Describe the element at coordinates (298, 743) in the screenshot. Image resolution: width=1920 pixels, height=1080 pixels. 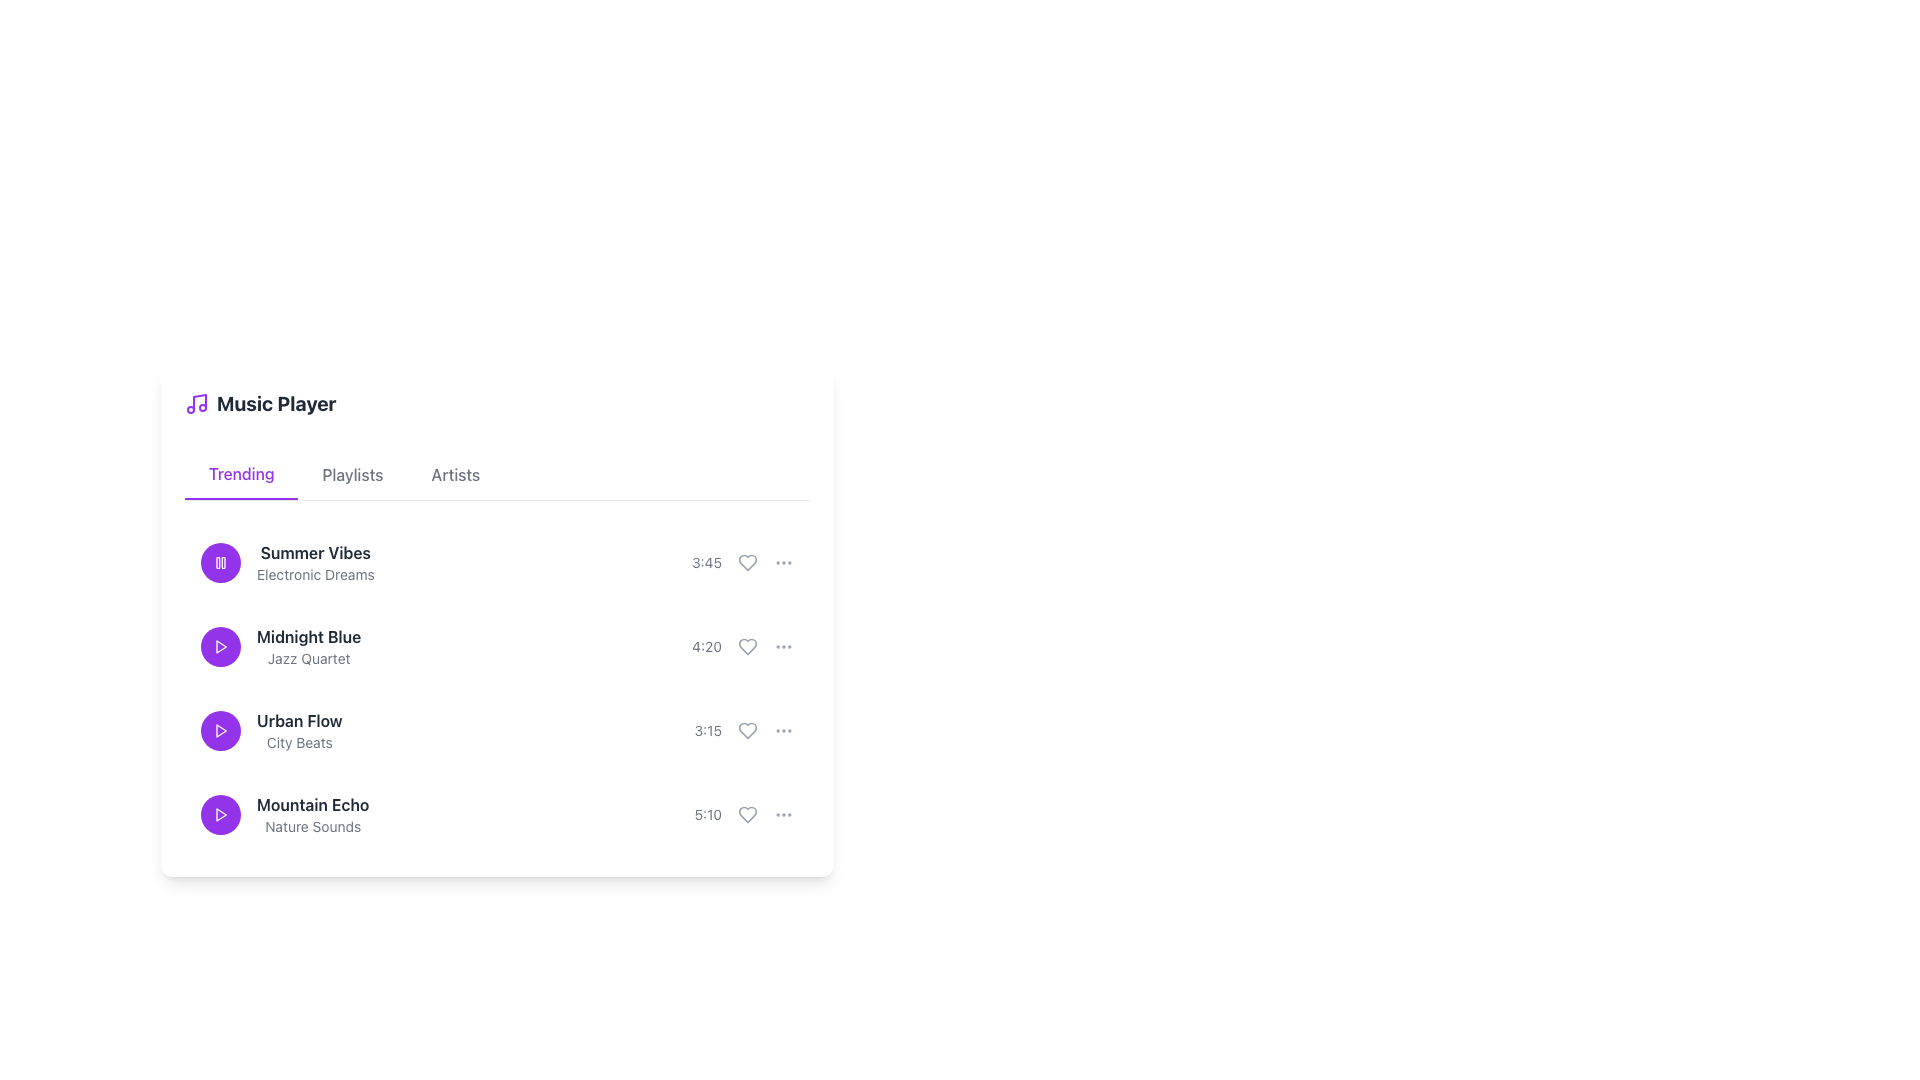
I see `the text label that reads 'City Beats', which is styled in a smaller font size and lighter gray color, located under the 'Trending' tab in the music player interface` at that location.